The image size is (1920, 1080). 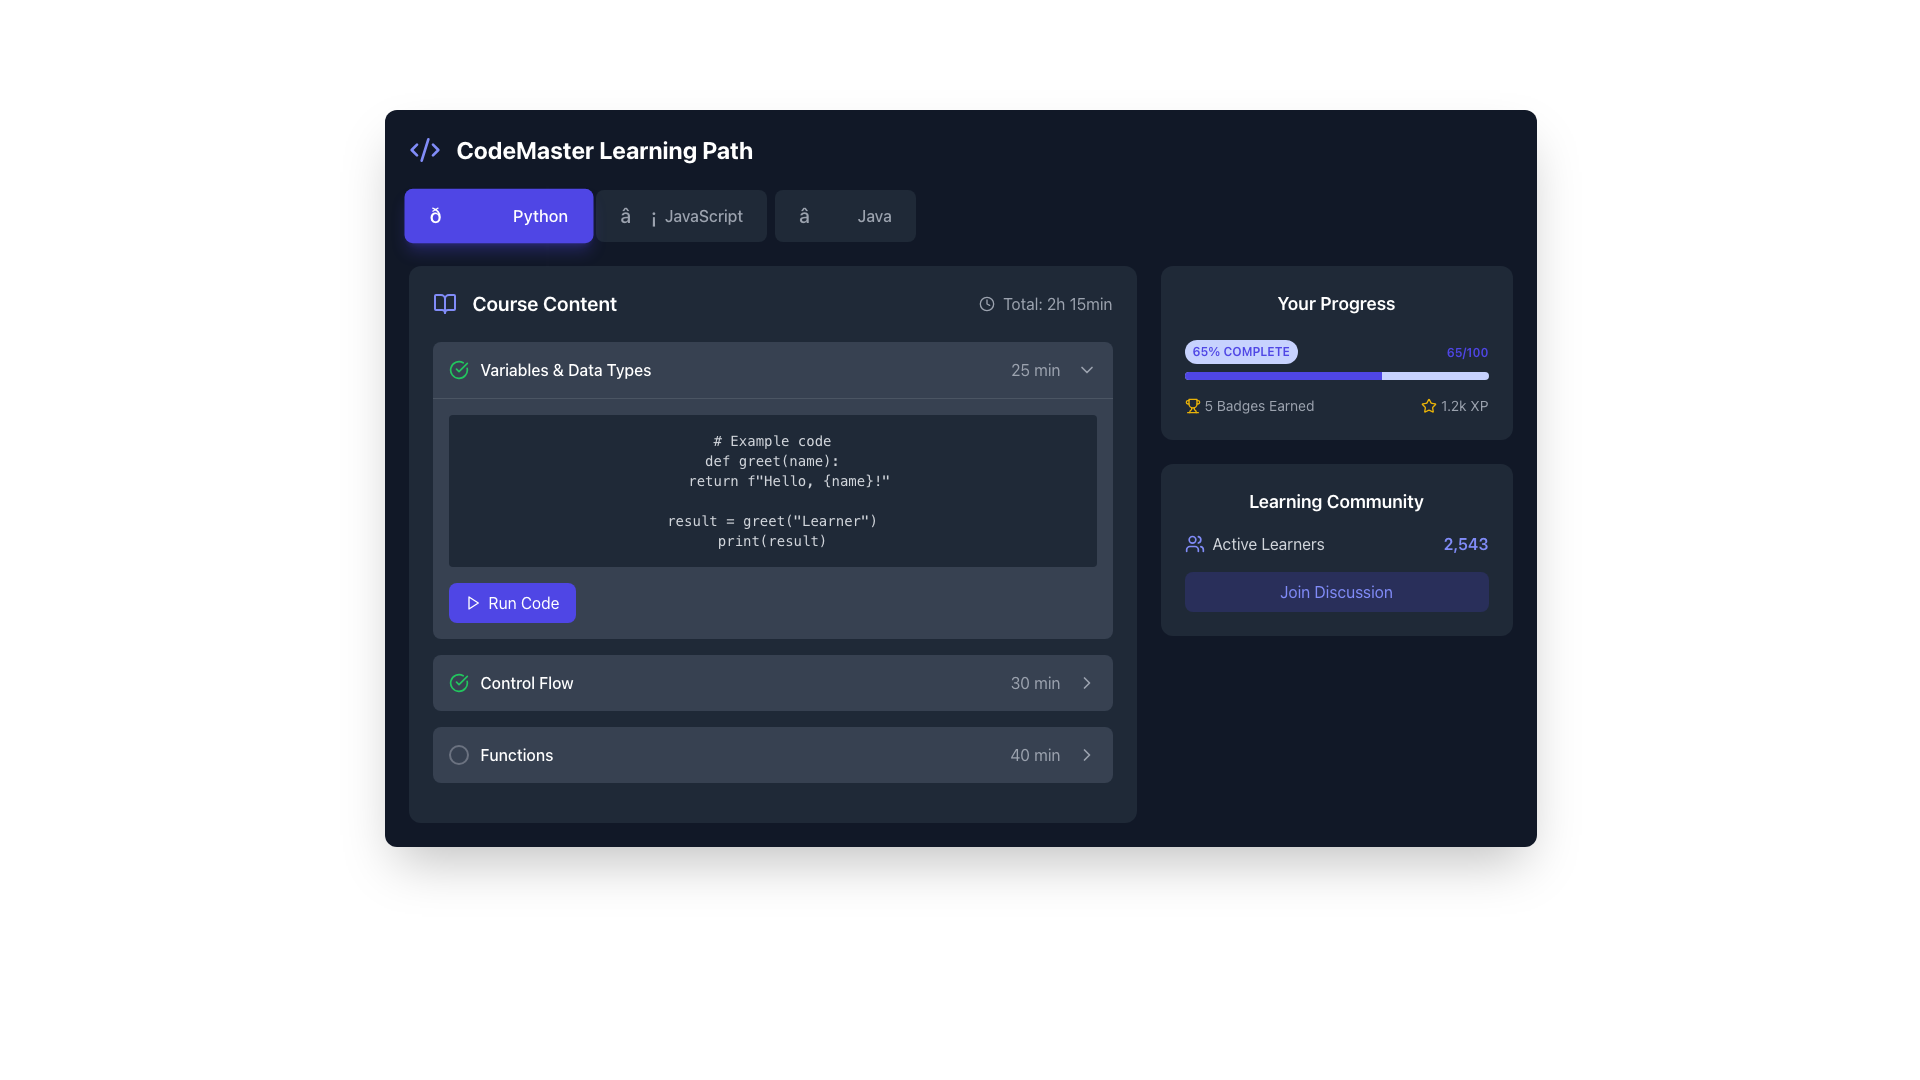 What do you see at coordinates (1248, 405) in the screenshot?
I see `the Text with icon display that indicates the number of badges earned by the user, located in the 'Your Progress' section, to the left of the '1.2k XP' text` at bounding box center [1248, 405].